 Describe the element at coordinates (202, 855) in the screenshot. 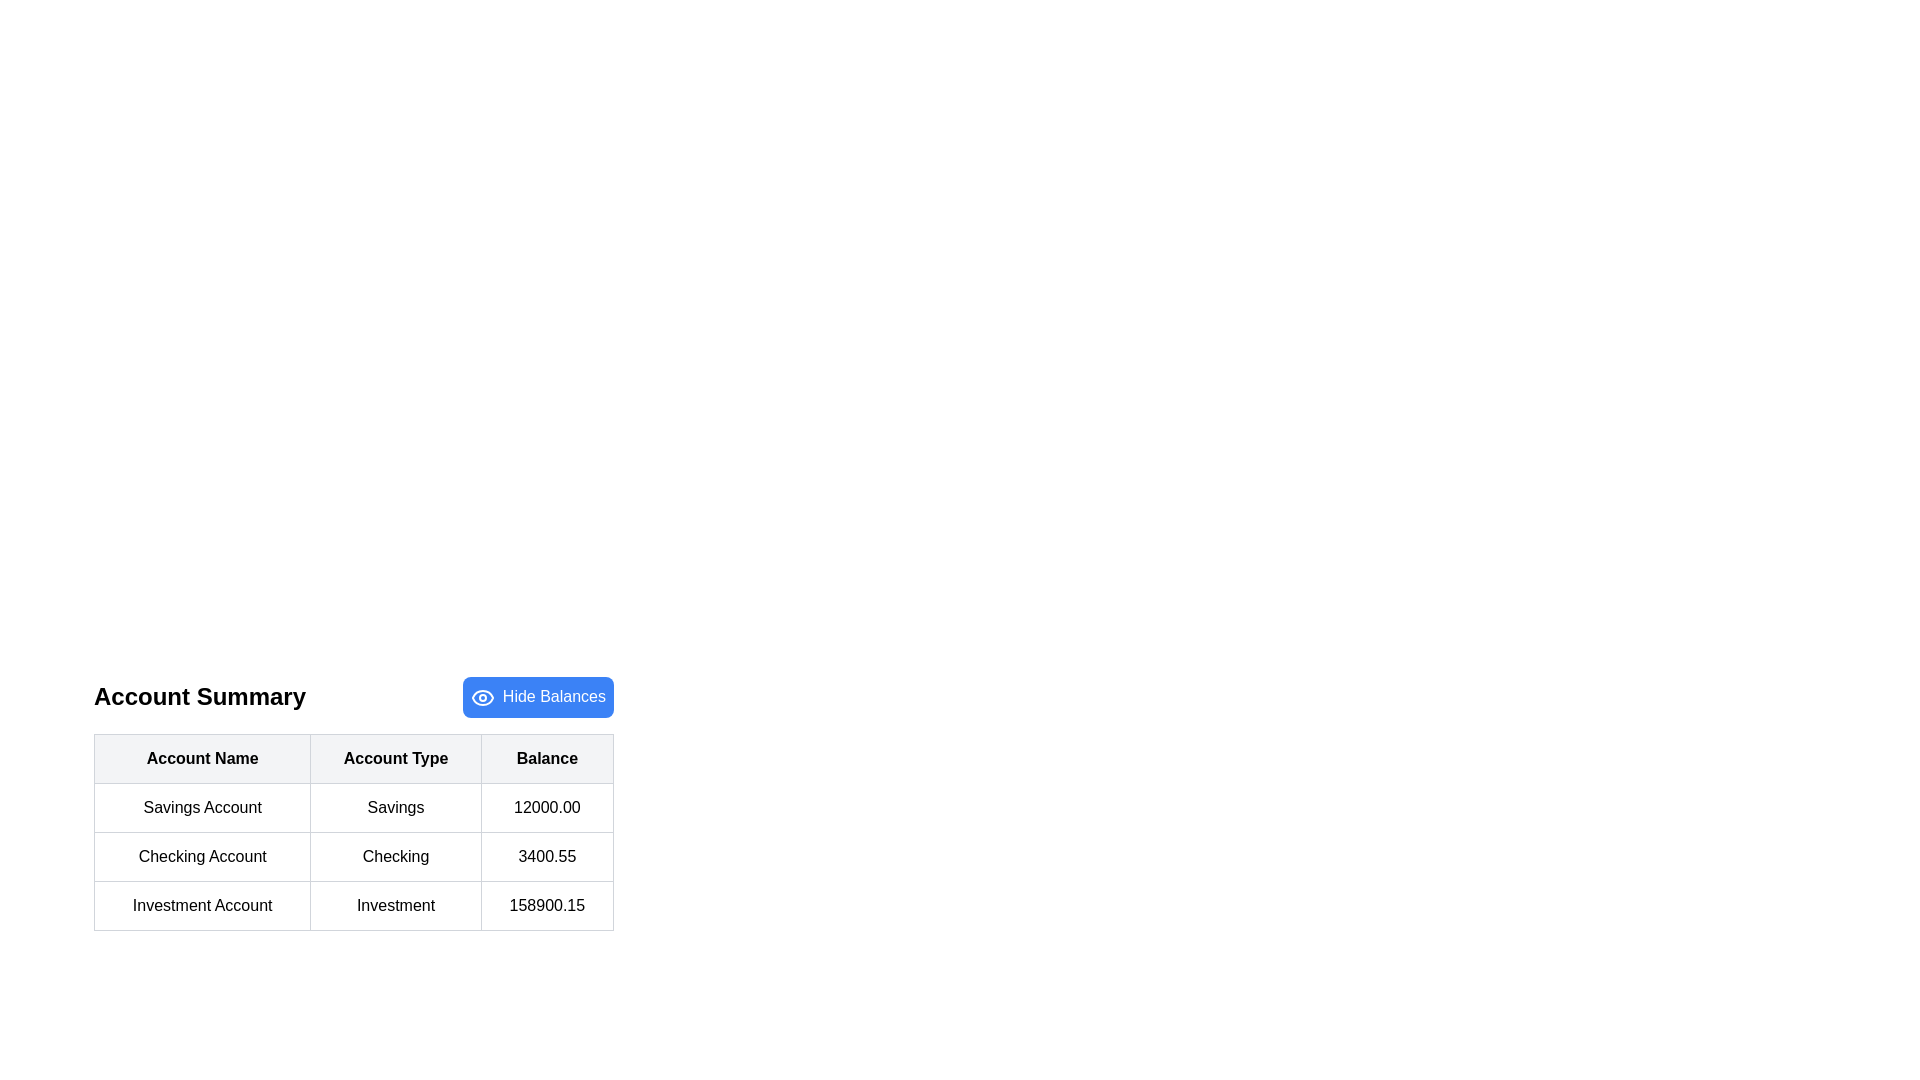

I see `the Text Label displaying 'Checking Account' in the second row, first column of the table` at that location.